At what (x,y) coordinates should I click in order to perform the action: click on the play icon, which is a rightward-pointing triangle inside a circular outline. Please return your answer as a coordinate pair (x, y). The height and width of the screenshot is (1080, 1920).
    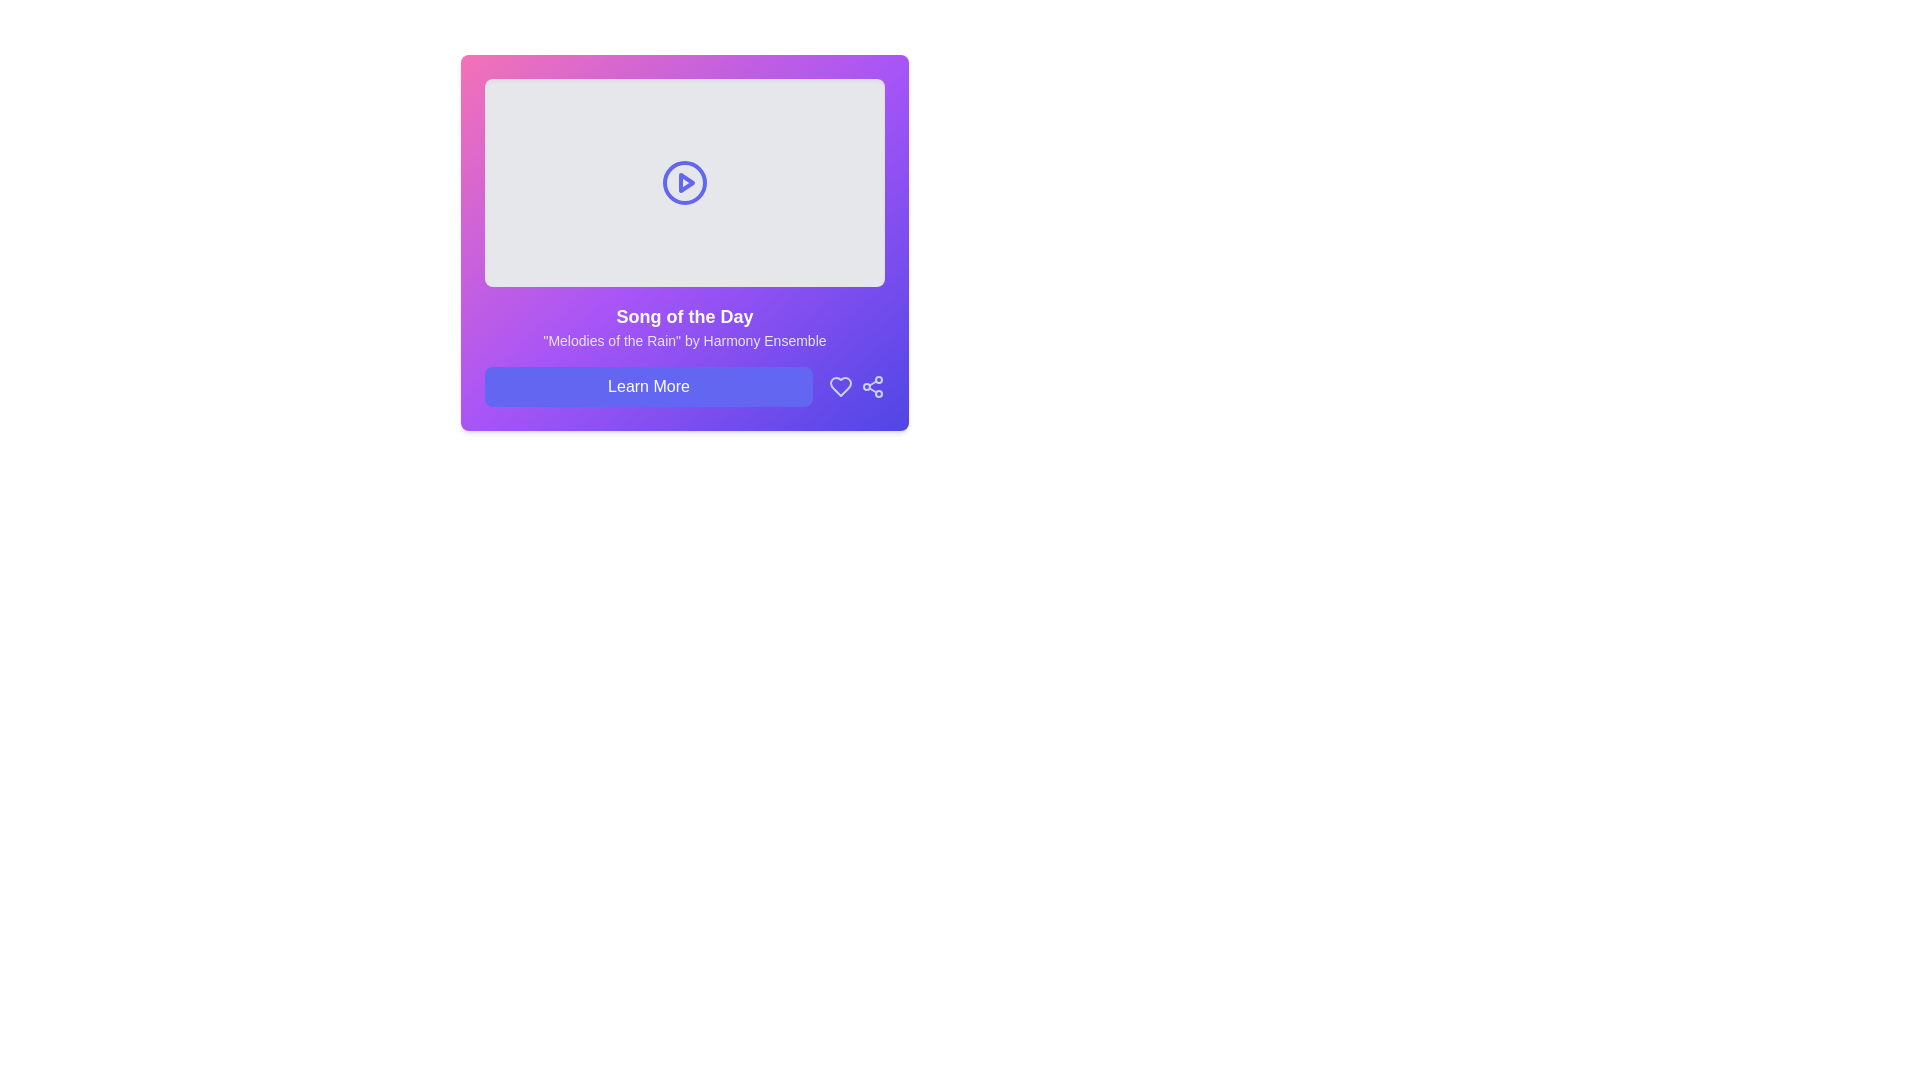
    Looking at the image, I should click on (686, 182).